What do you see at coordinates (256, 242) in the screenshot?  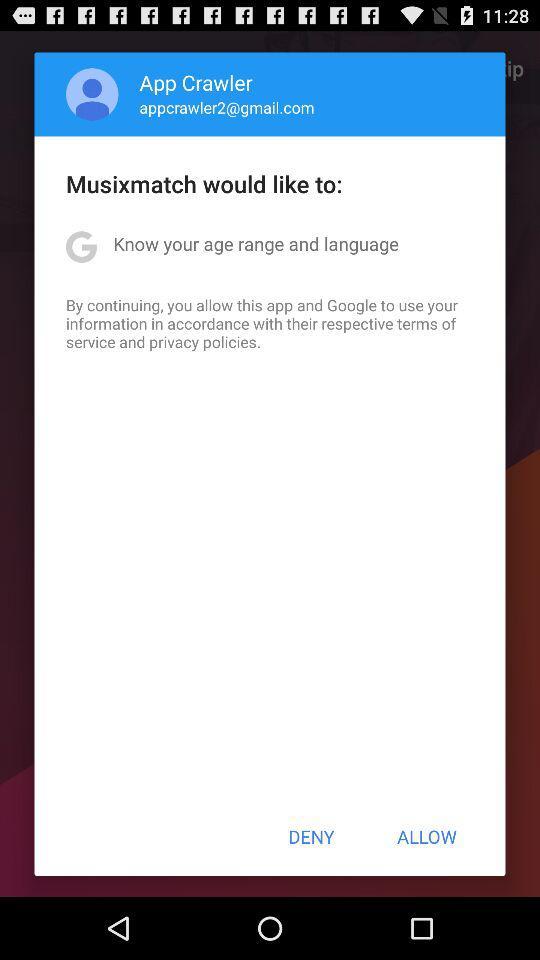 I see `the item above by continuing you item` at bounding box center [256, 242].